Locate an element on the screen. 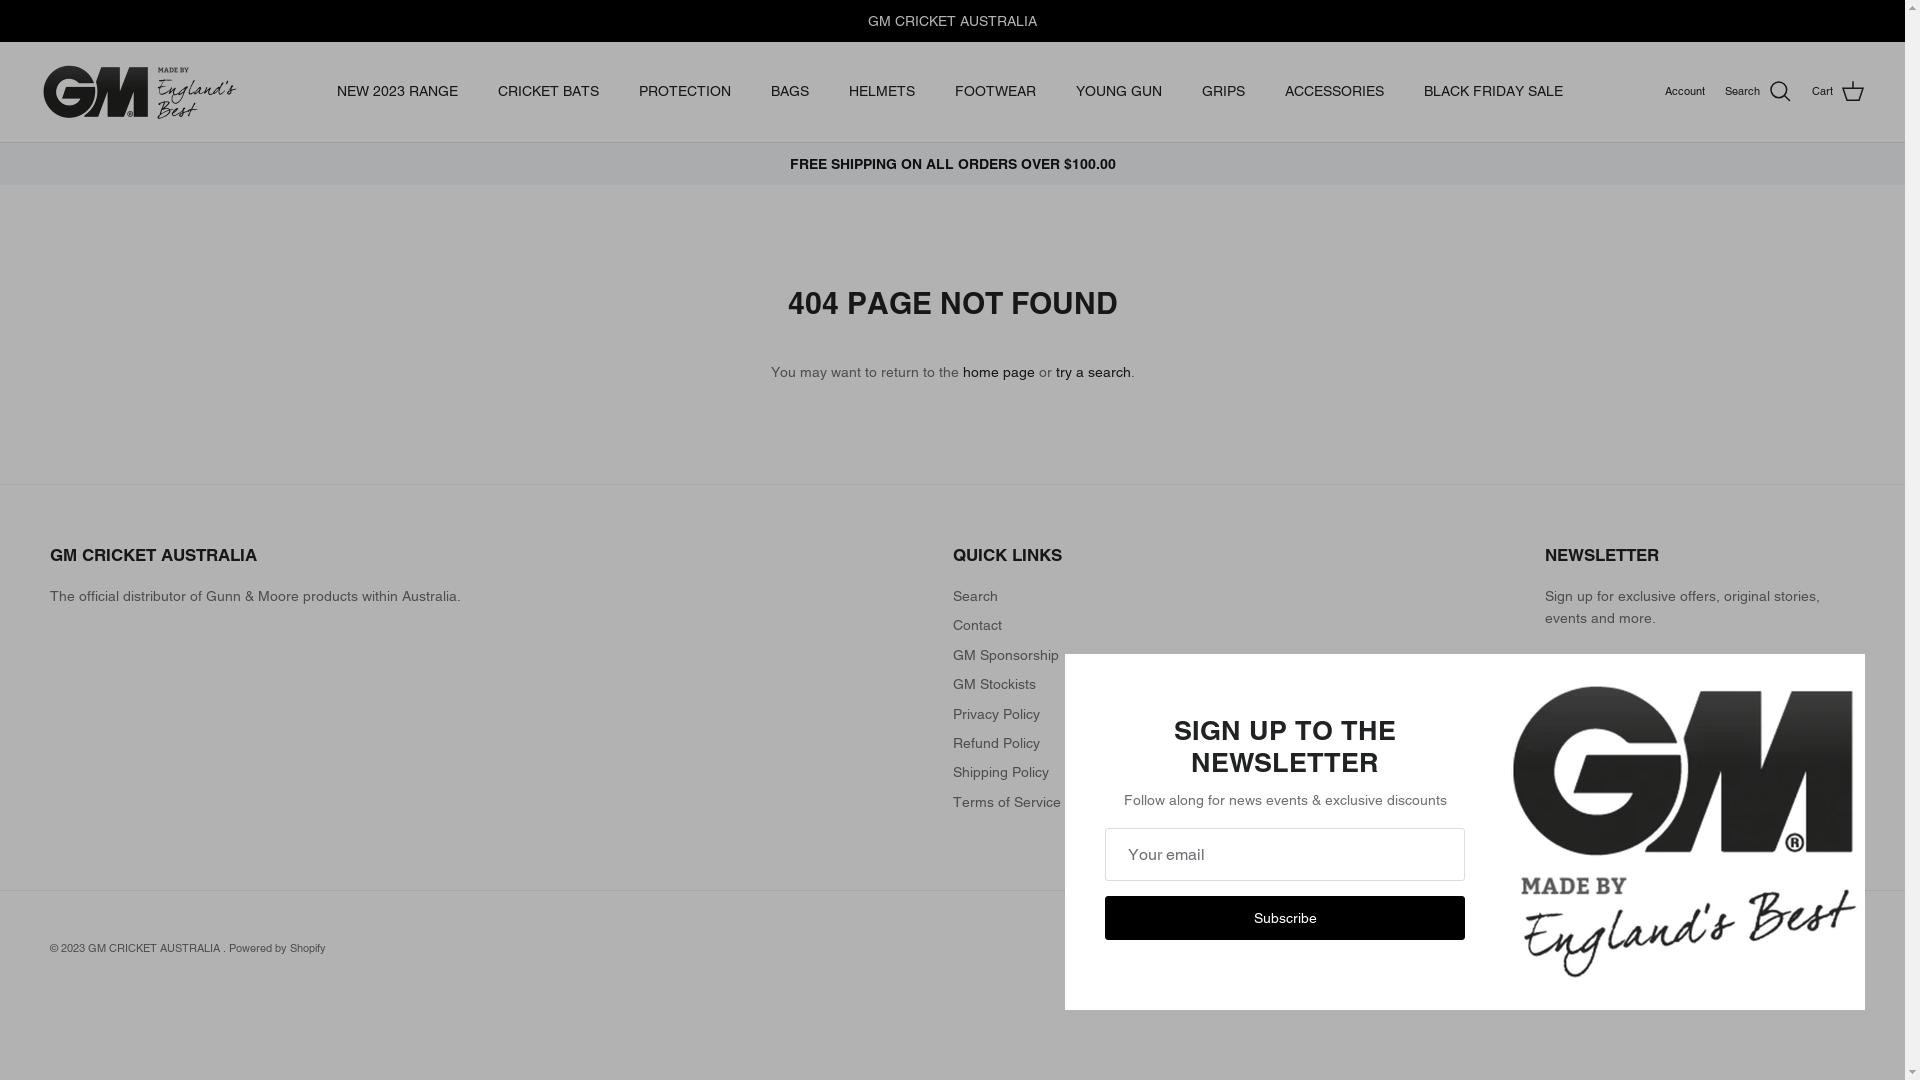 The height and width of the screenshot is (1080, 1920). 'try a search' is located at coordinates (1055, 371).